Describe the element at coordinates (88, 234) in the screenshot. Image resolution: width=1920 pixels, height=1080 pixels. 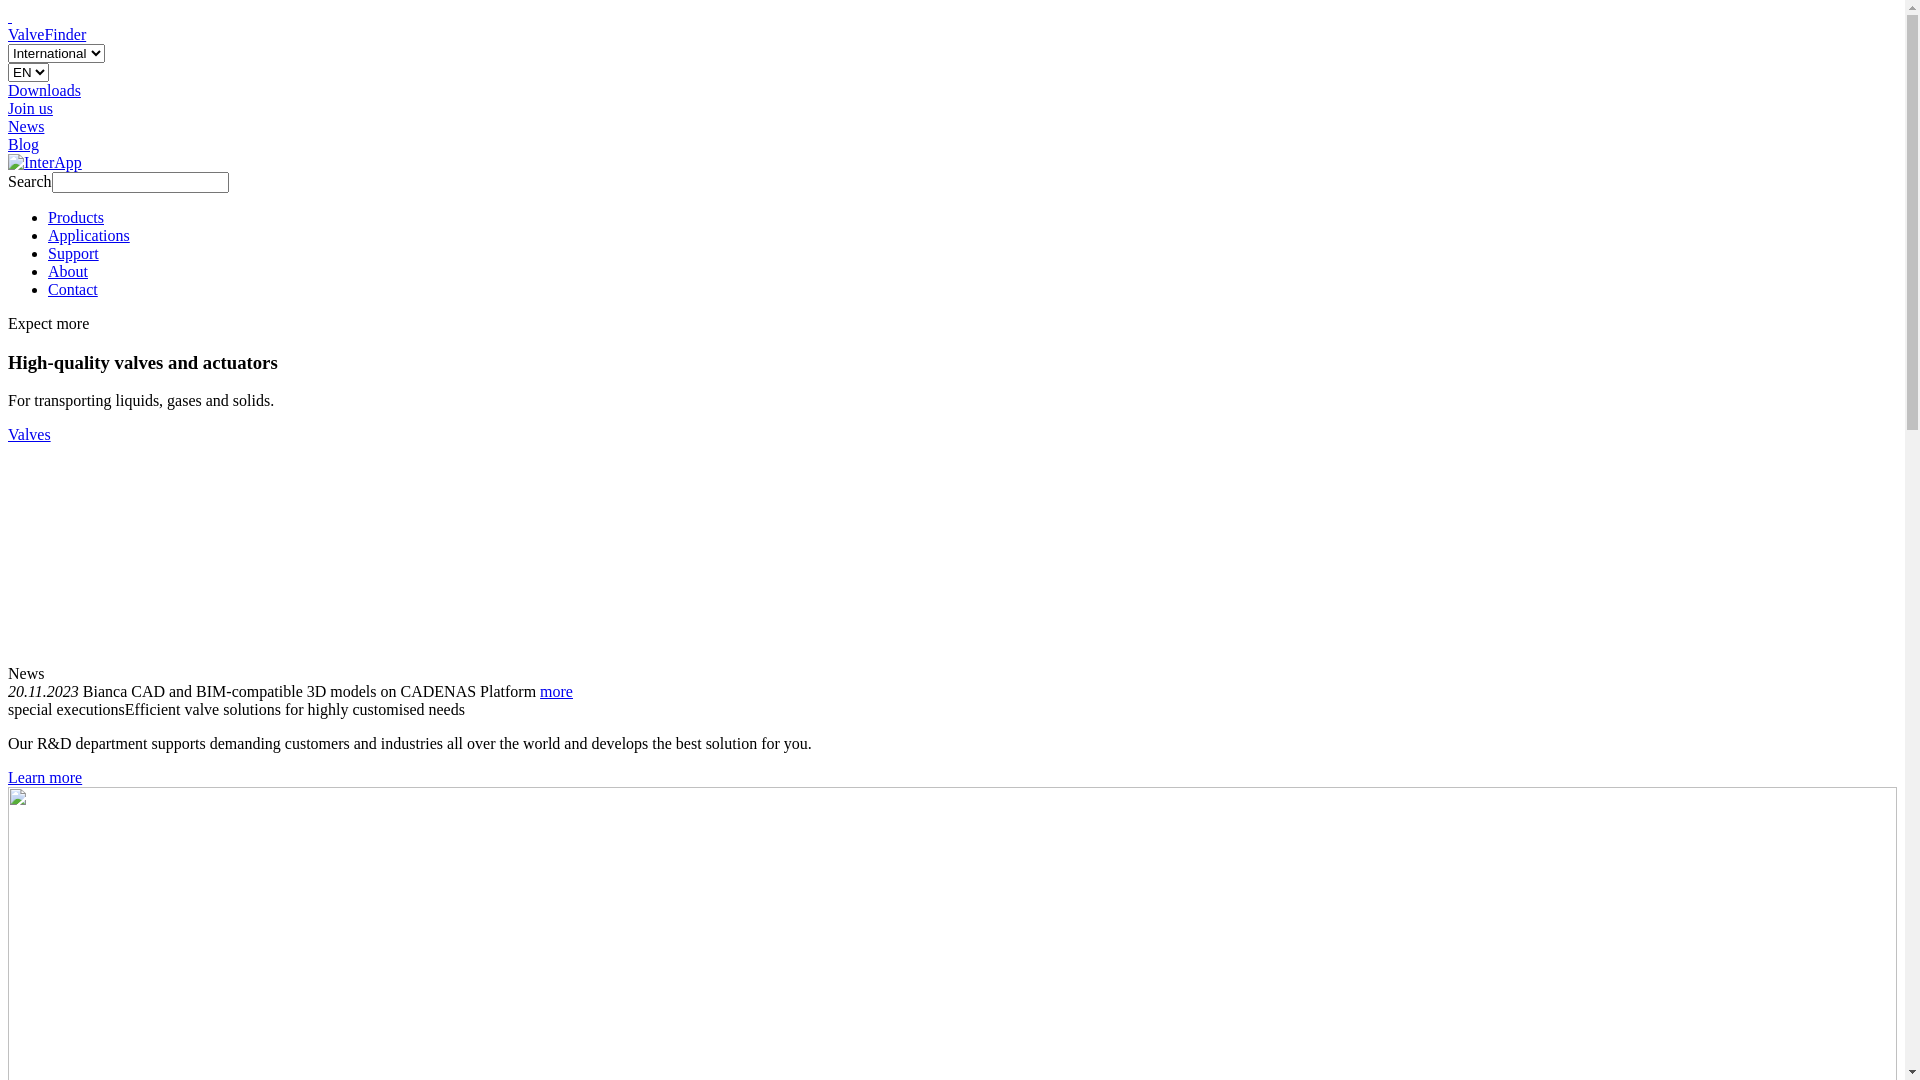
I see `'Applications'` at that location.